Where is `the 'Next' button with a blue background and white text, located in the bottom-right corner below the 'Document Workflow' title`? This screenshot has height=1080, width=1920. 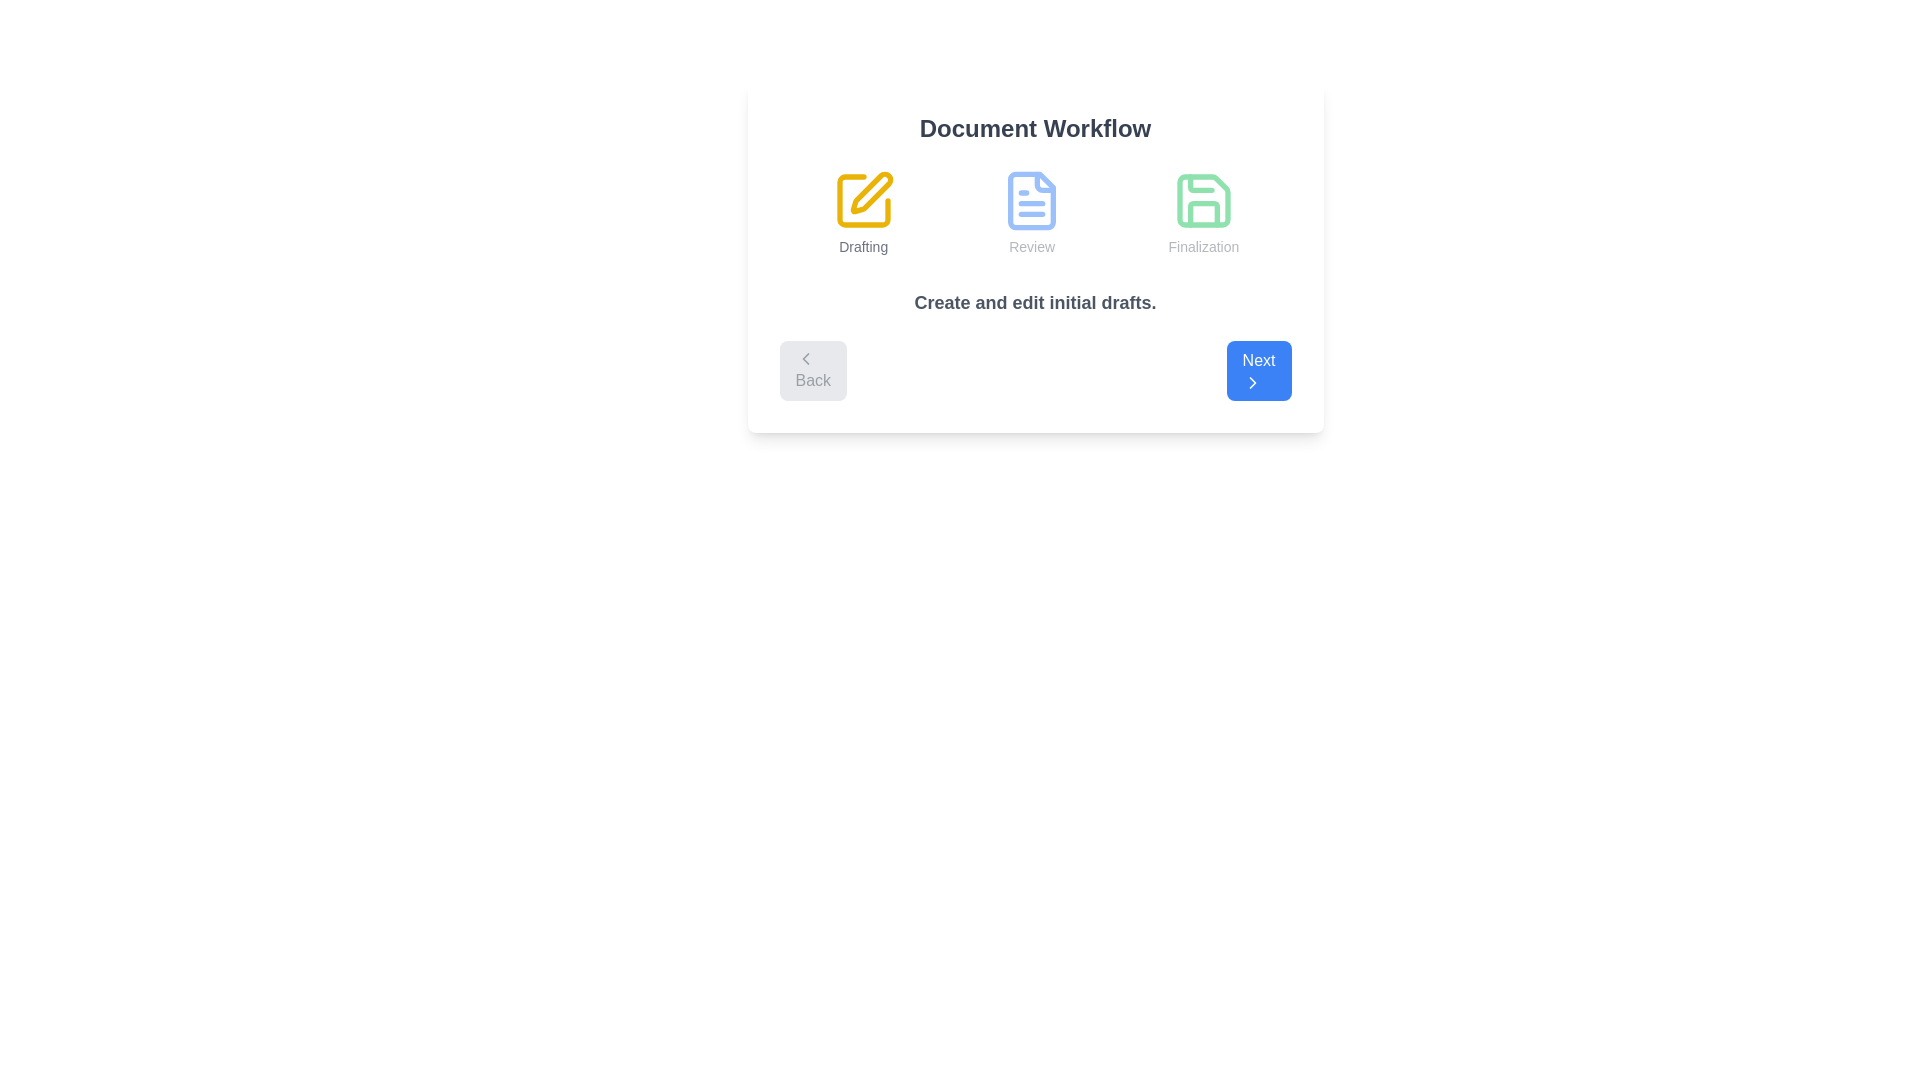 the 'Next' button with a blue background and white text, located in the bottom-right corner below the 'Document Workflow' title is located at coordinates (1258, 370).